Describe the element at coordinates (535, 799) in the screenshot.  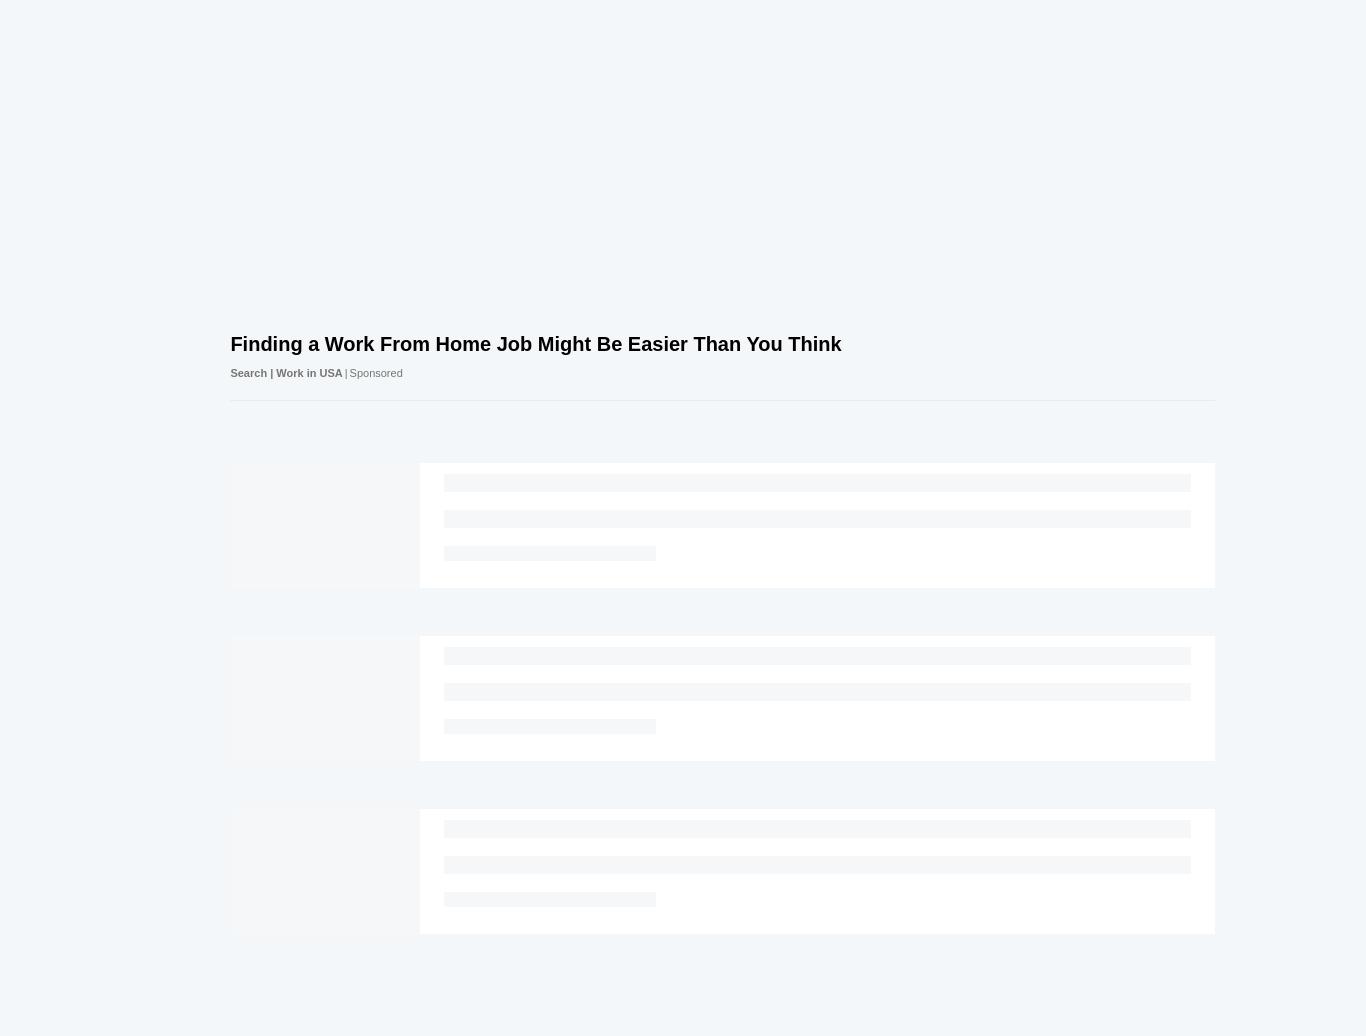
I see `'All rights reserved. England and Wales company registration number 2008885.'` at that location.